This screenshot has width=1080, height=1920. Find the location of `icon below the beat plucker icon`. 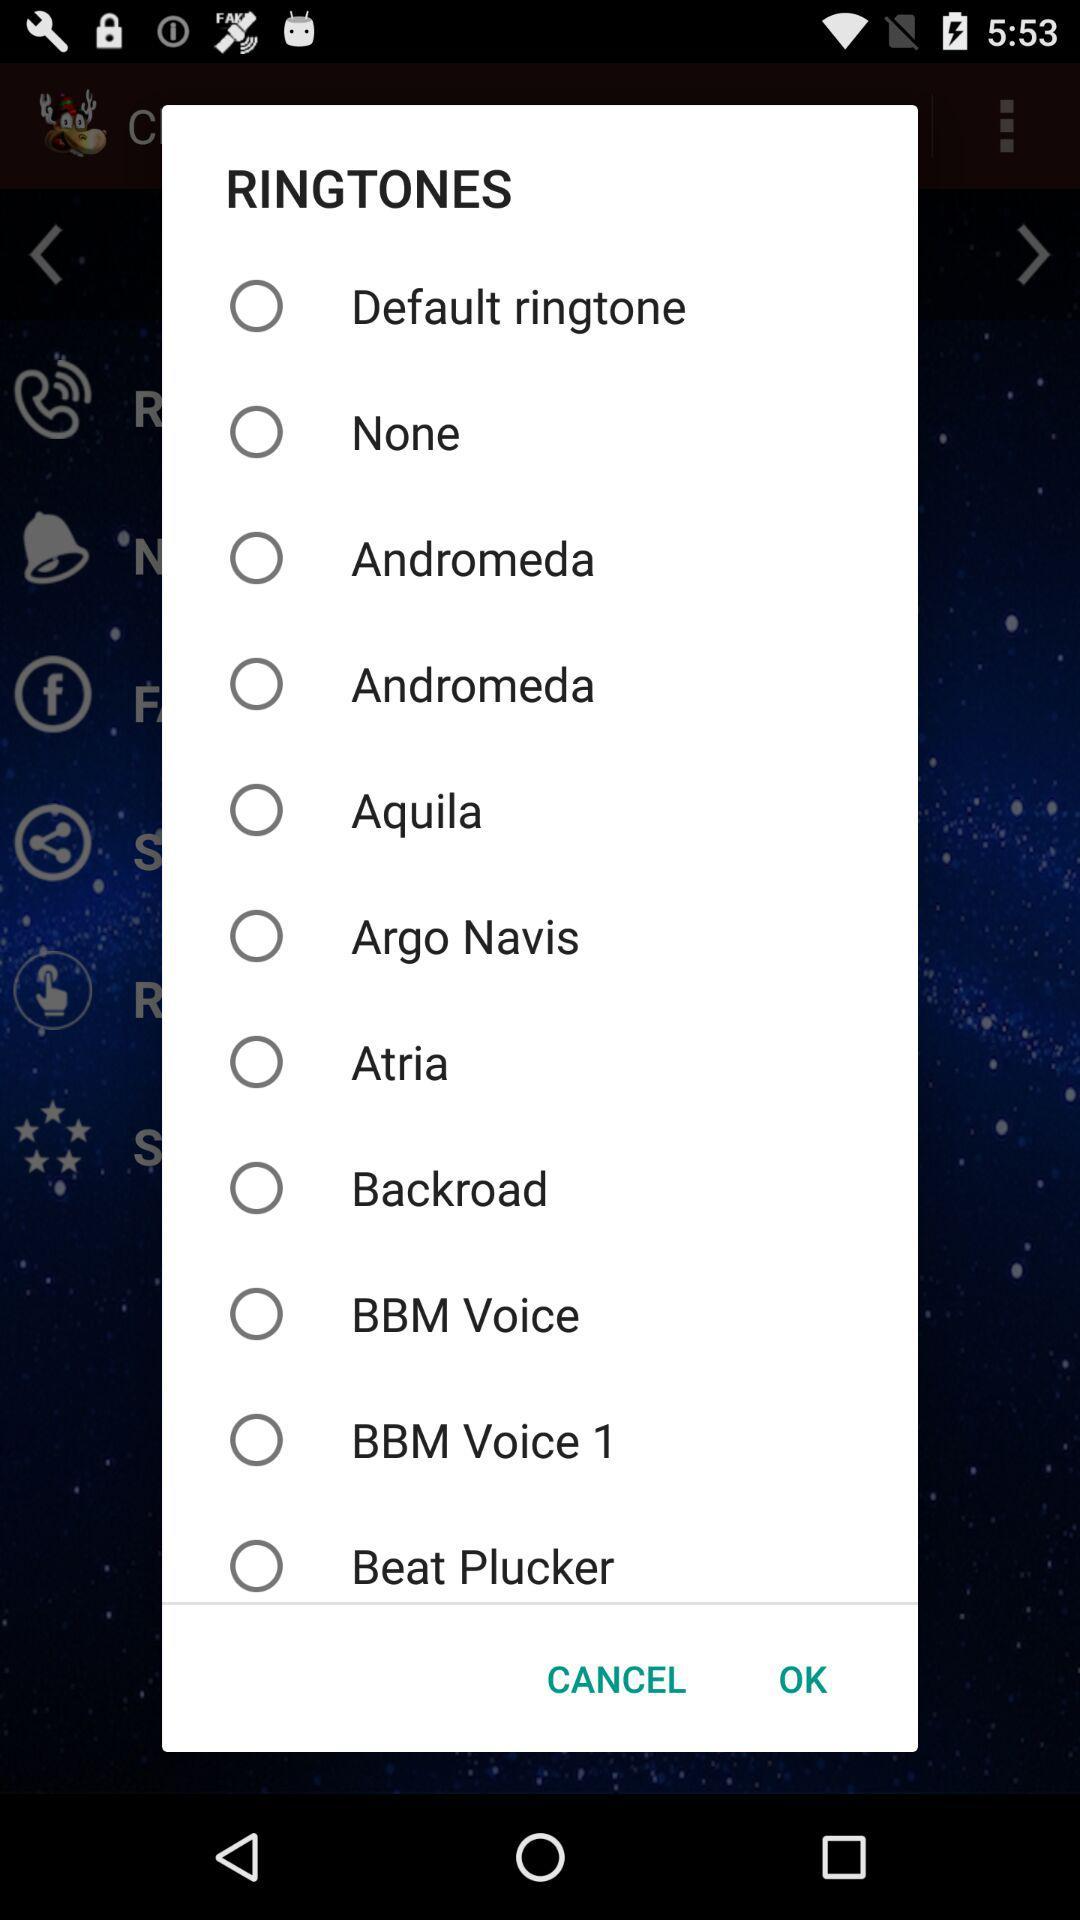

icon below the beat plucker icon is located at coordinates (615, 1678).